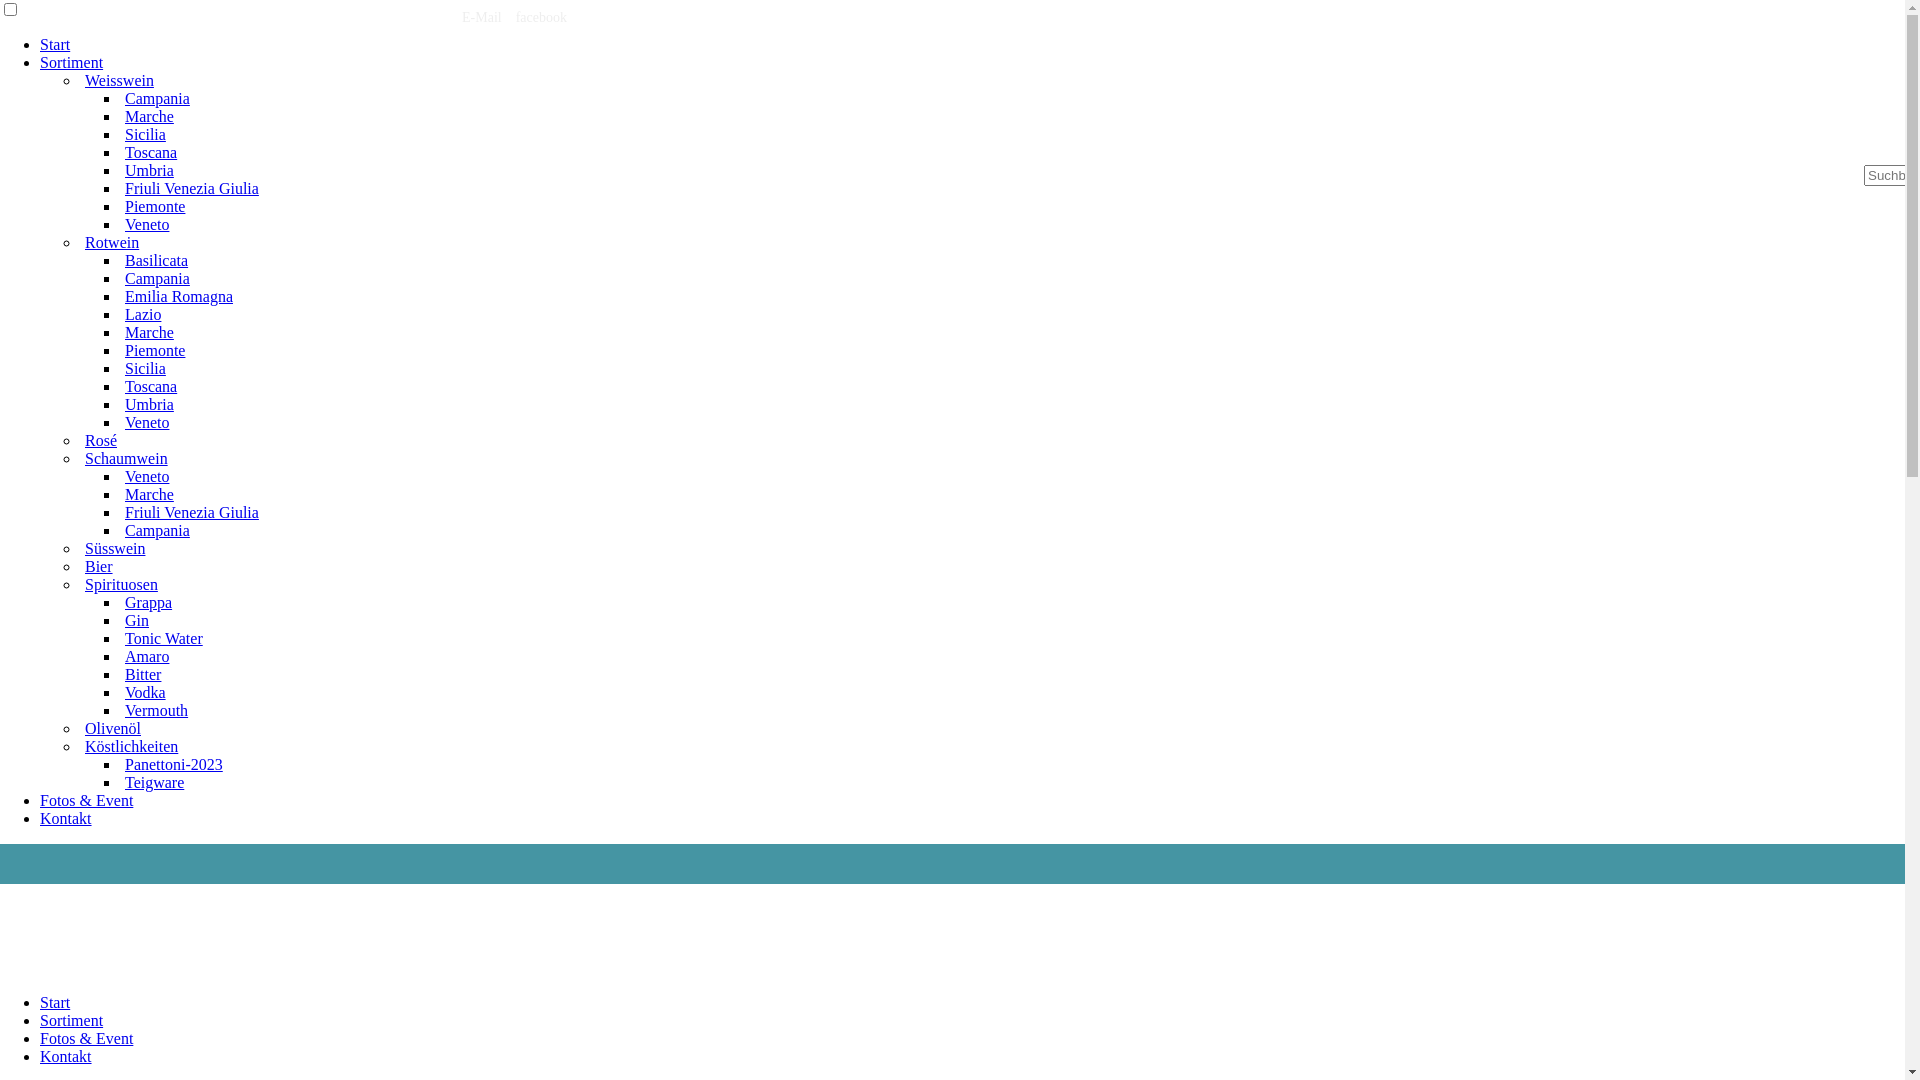 The width and height of the screenshot is (1920, 1080). Describe the element at coordinates (120, 584) in the screenshot. I see `'Spirituosen'` at that location.